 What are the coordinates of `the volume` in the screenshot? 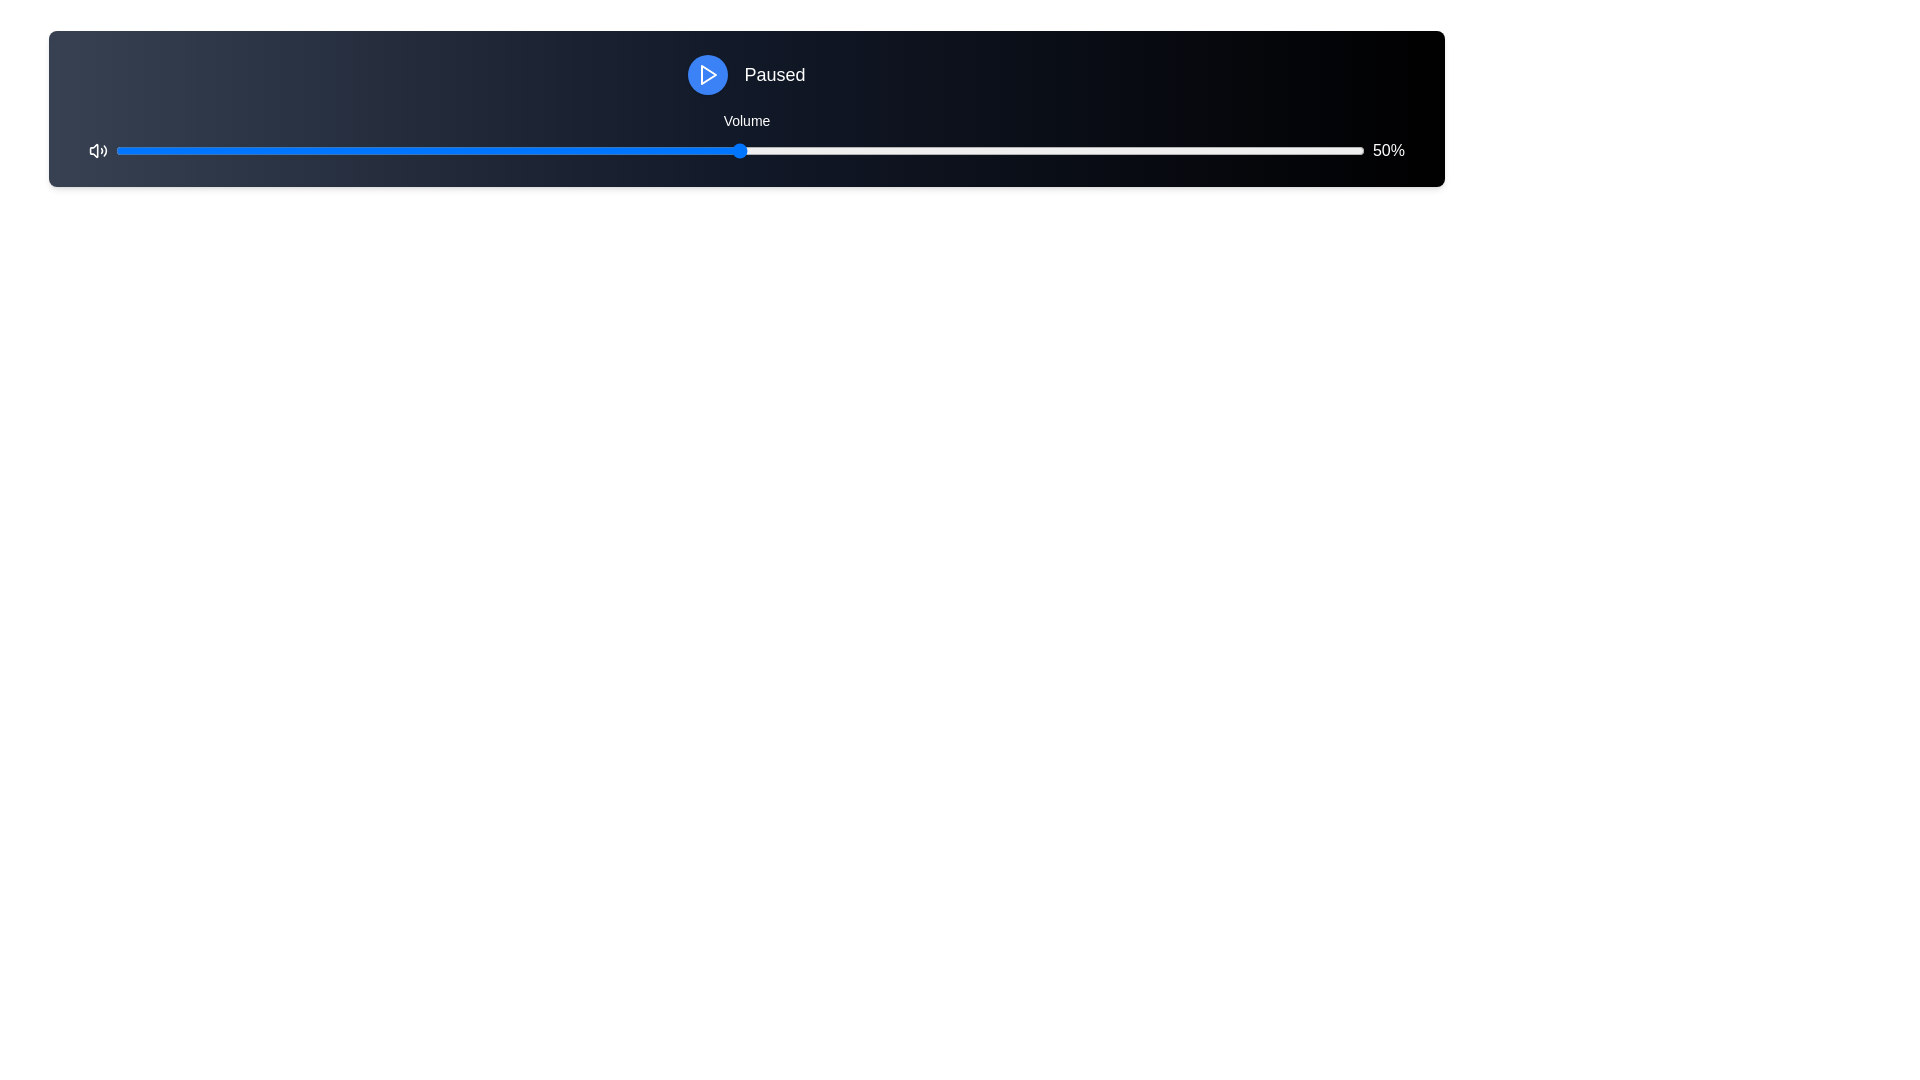 It's located at (240, 149).